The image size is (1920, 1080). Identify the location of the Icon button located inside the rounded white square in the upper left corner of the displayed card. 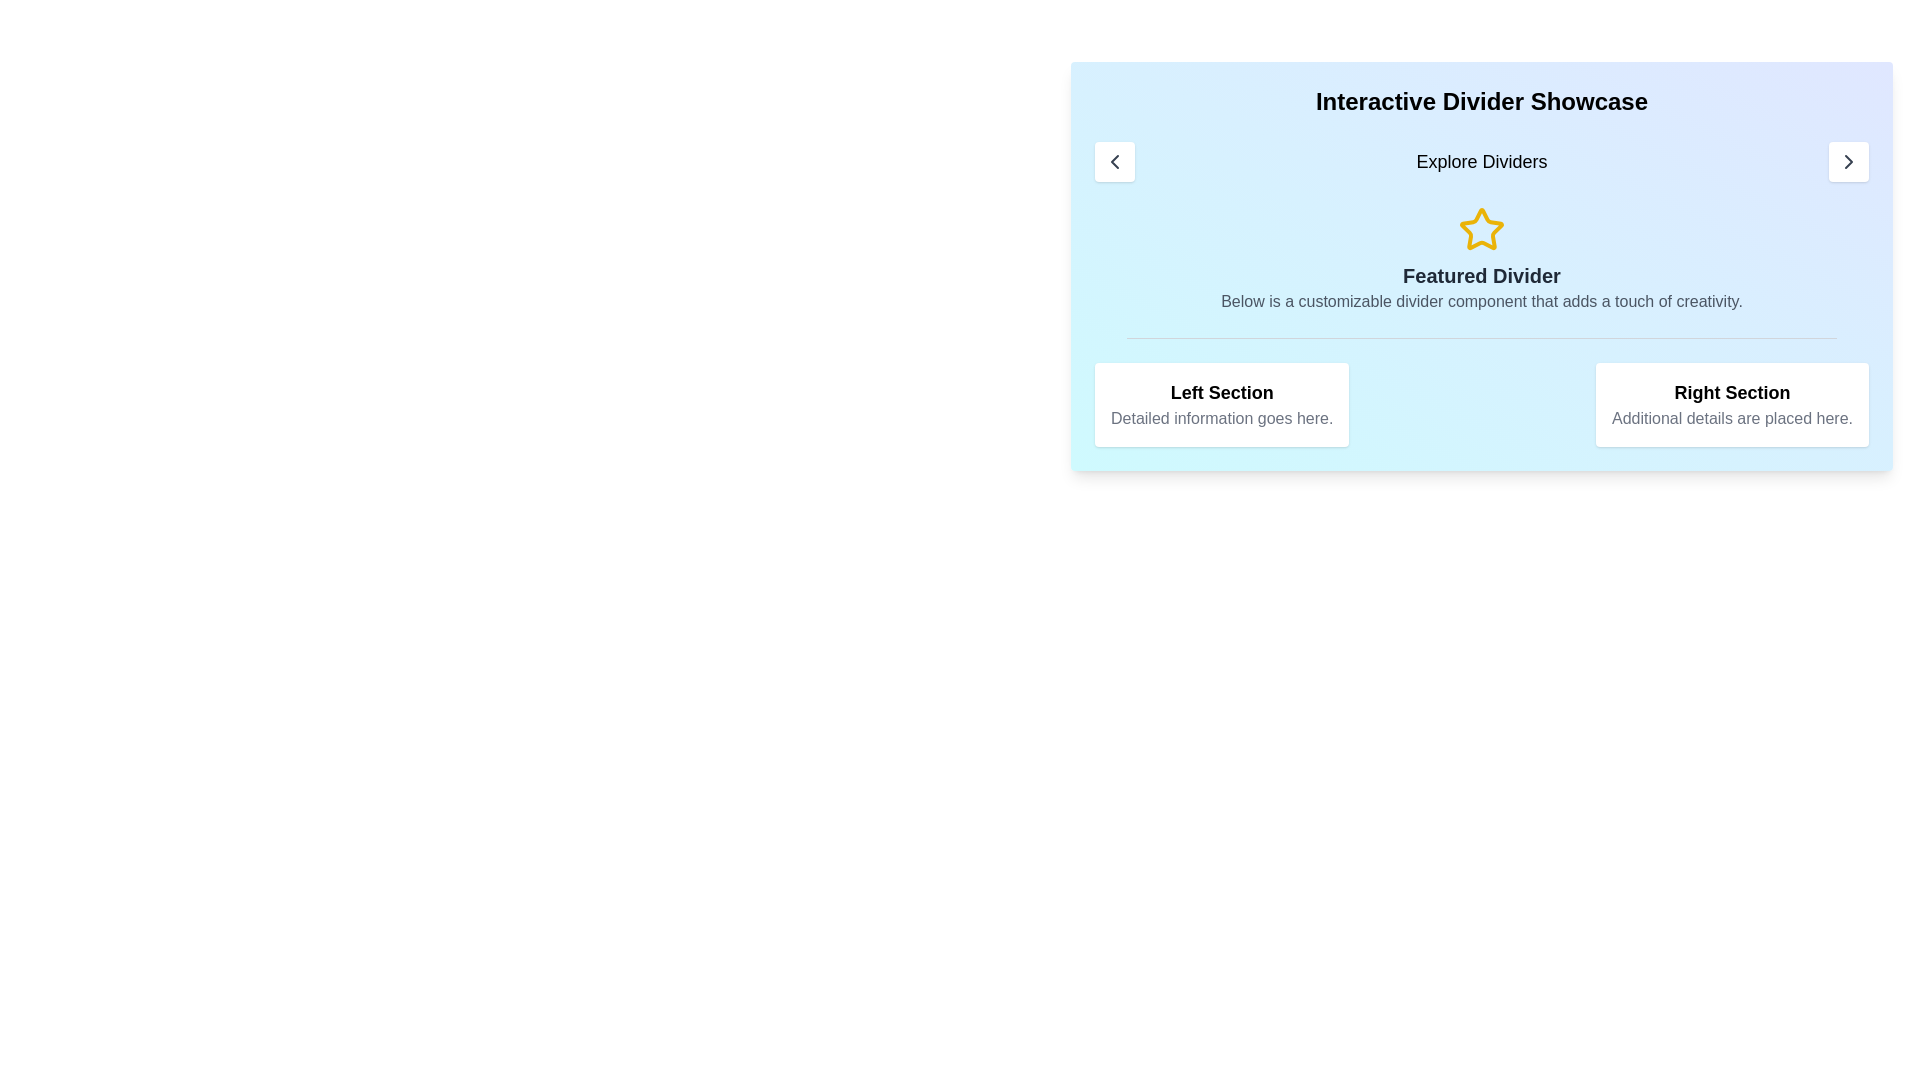
(1113, 161).